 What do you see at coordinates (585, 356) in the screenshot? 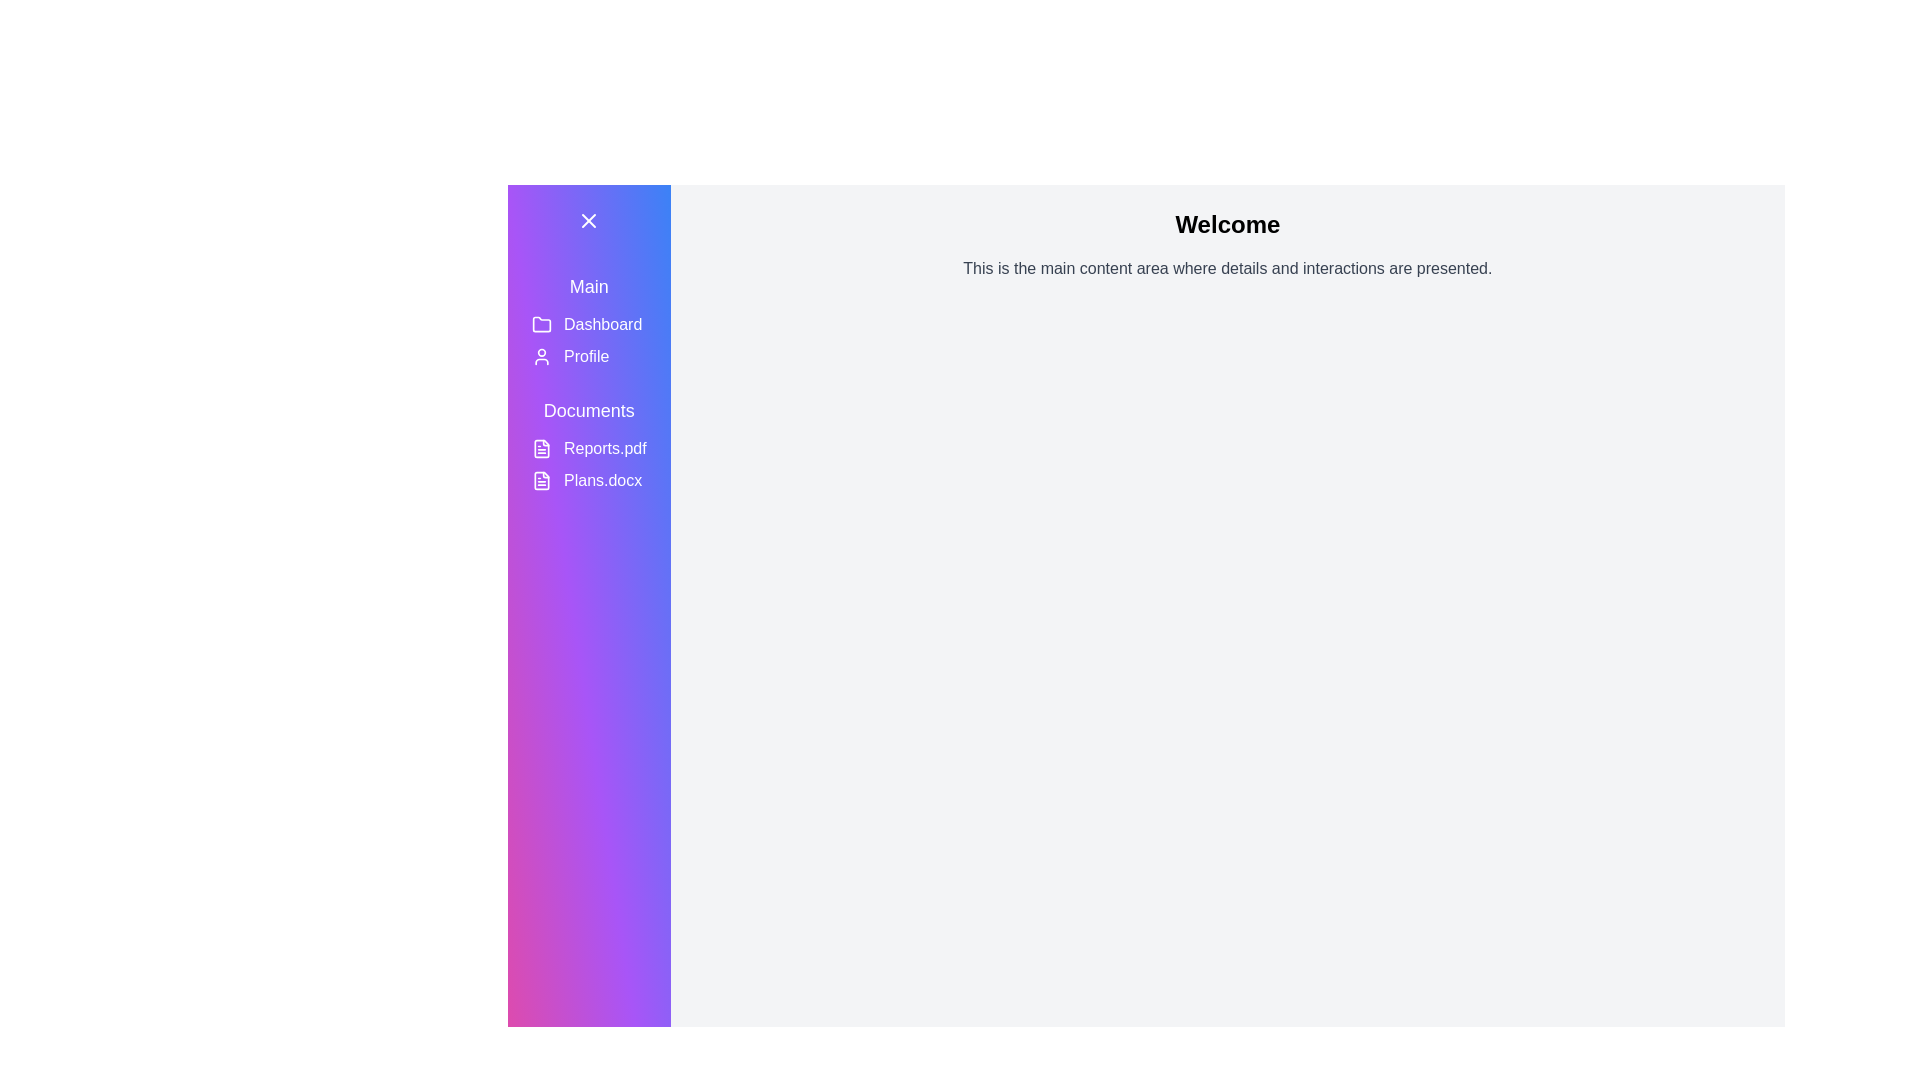
I see `the 'Profile' menu item located in the sidebar under 'Dashboard'` at bounding box center [585, 356].